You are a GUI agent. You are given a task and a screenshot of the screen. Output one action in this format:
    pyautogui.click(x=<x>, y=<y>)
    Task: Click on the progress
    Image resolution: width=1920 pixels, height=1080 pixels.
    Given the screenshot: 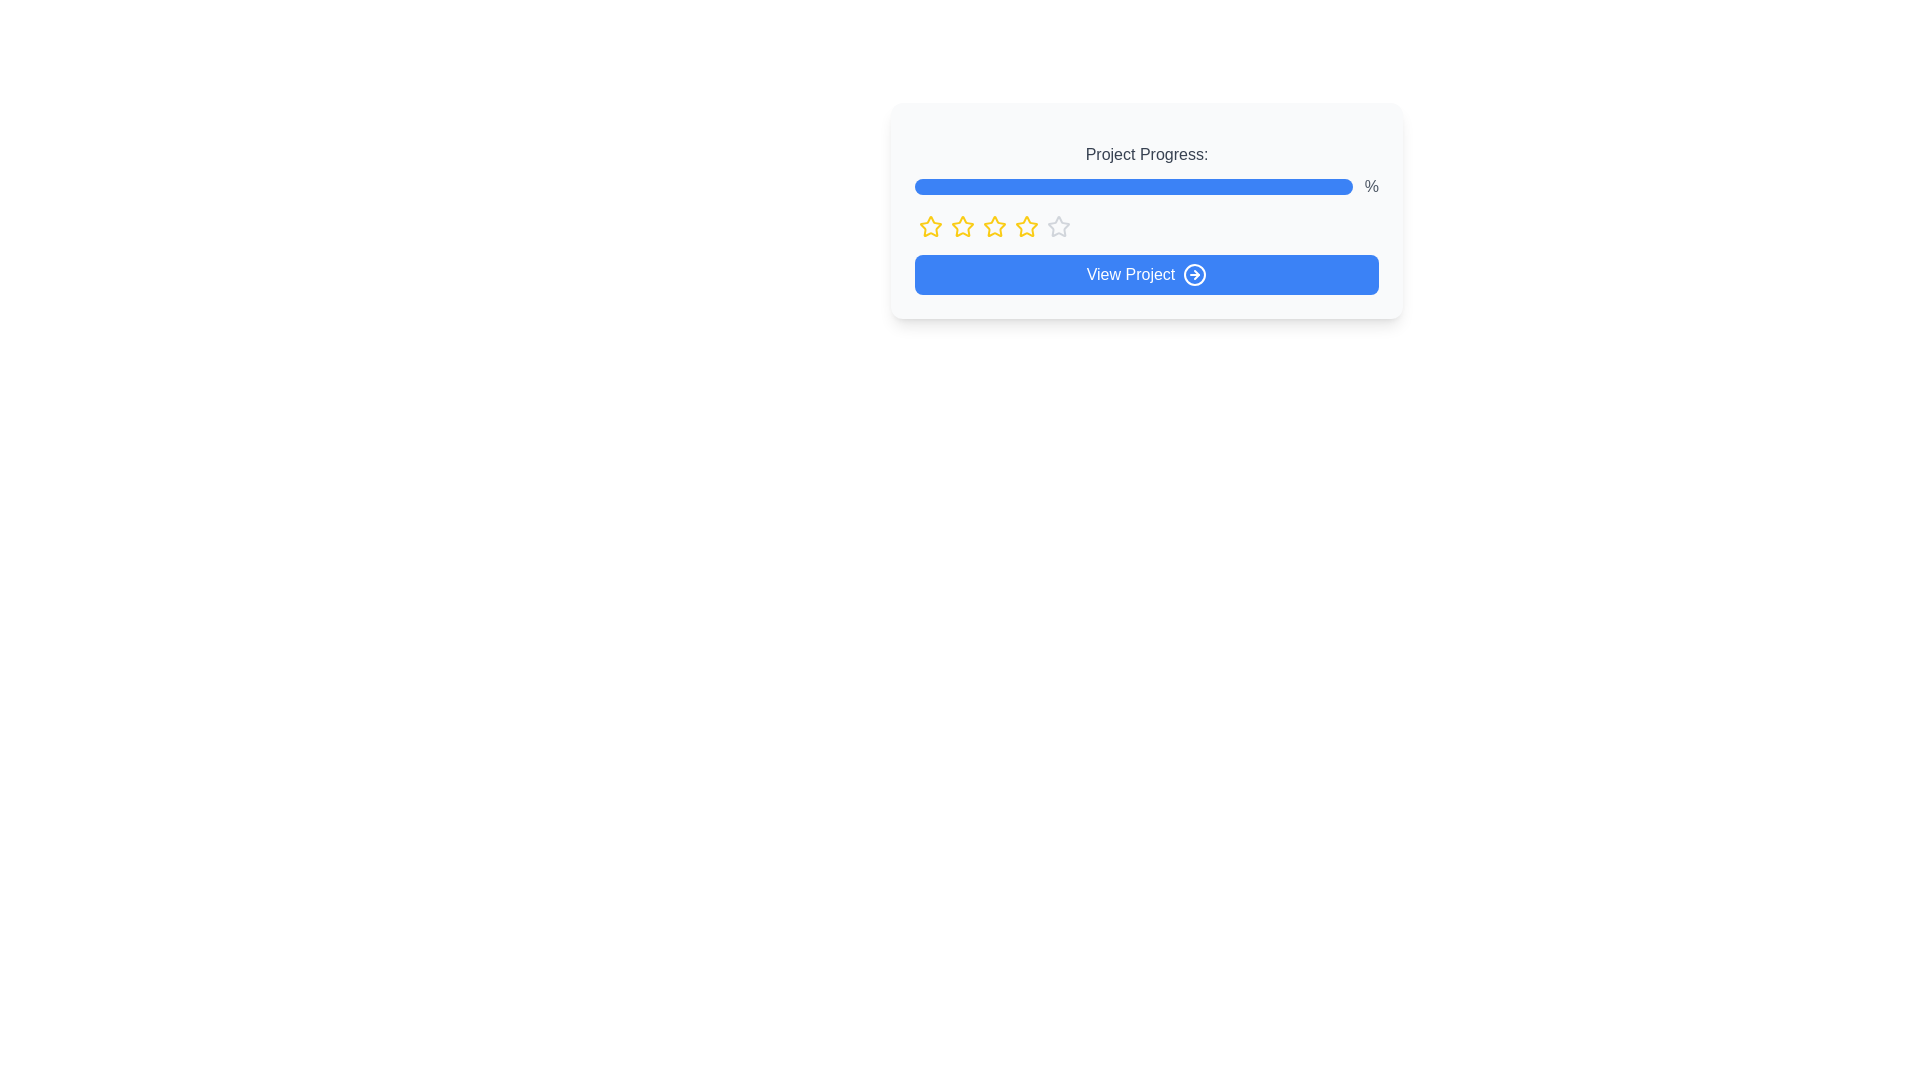 What is the action you would take?
    pyautogui.click(x=1111, y=186)
    